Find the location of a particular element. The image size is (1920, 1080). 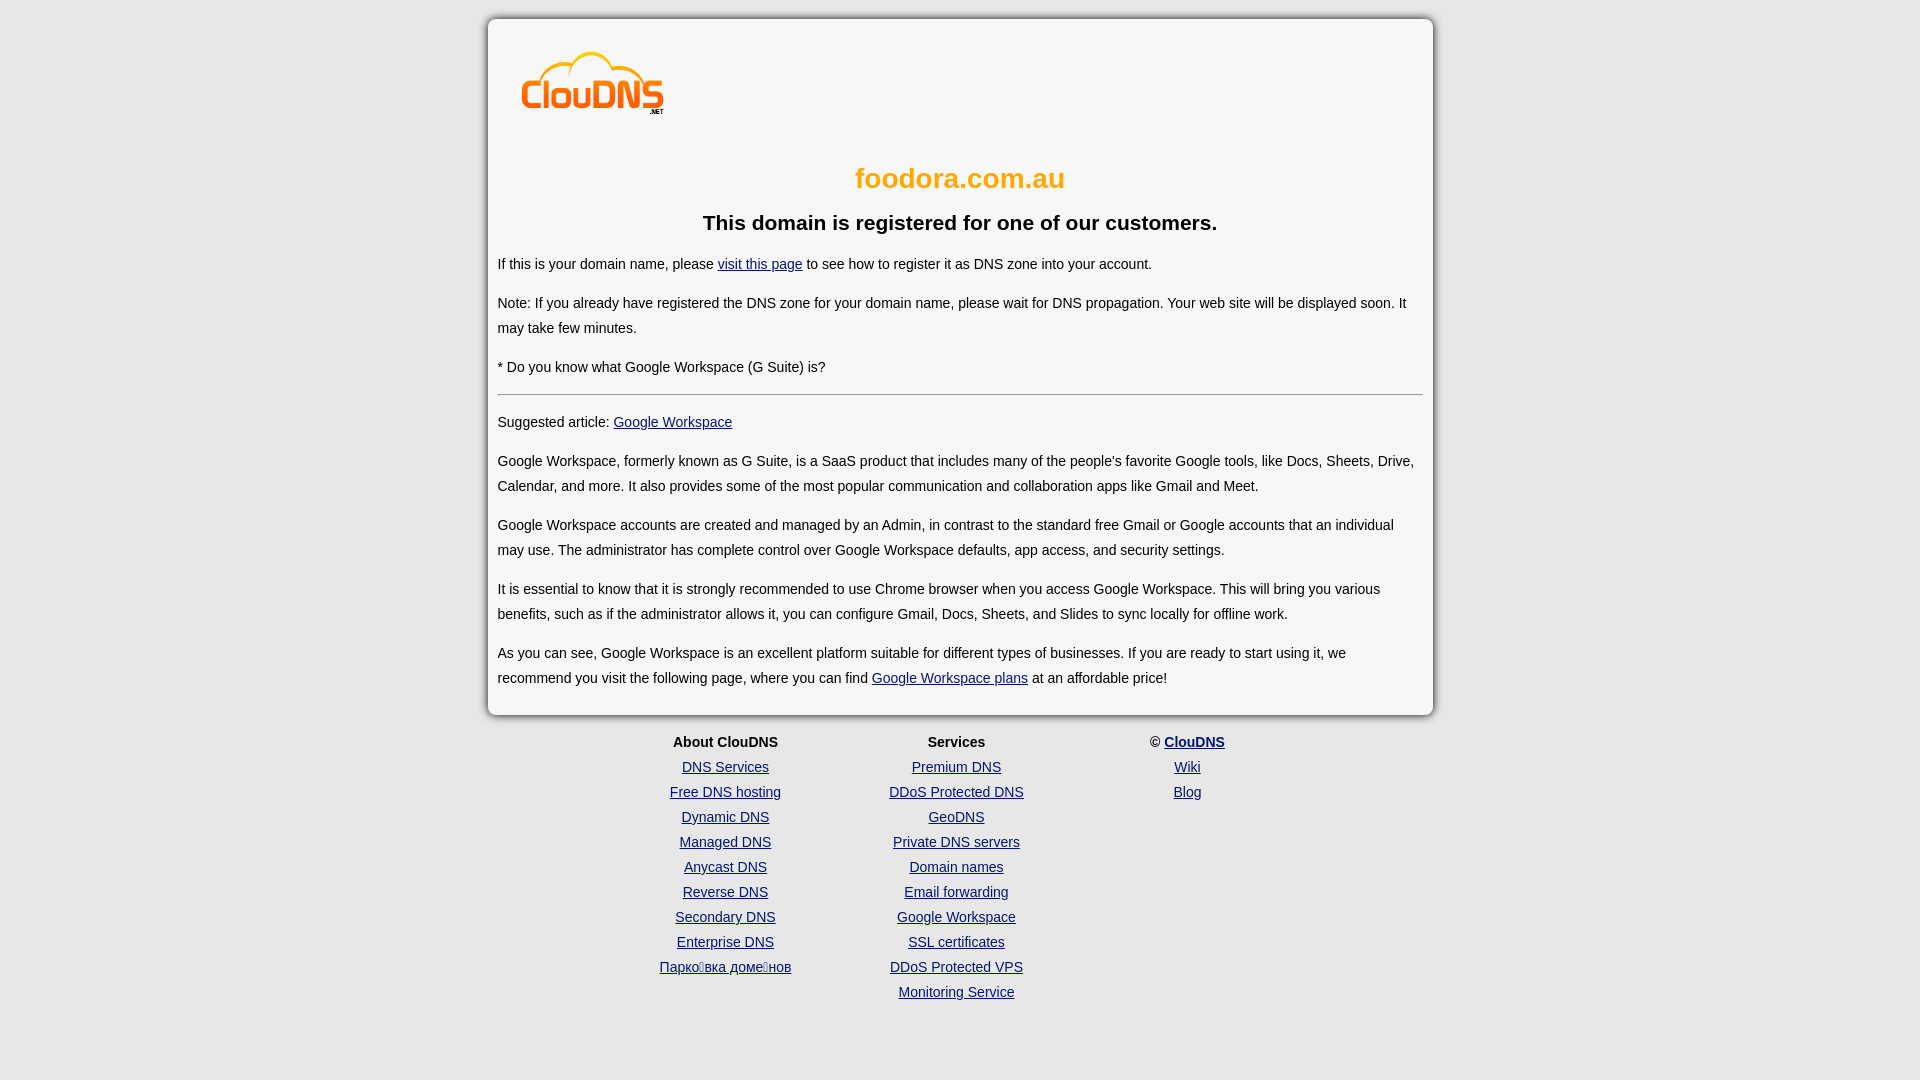

'Managed DNS' is located at coordinates (724, 841).